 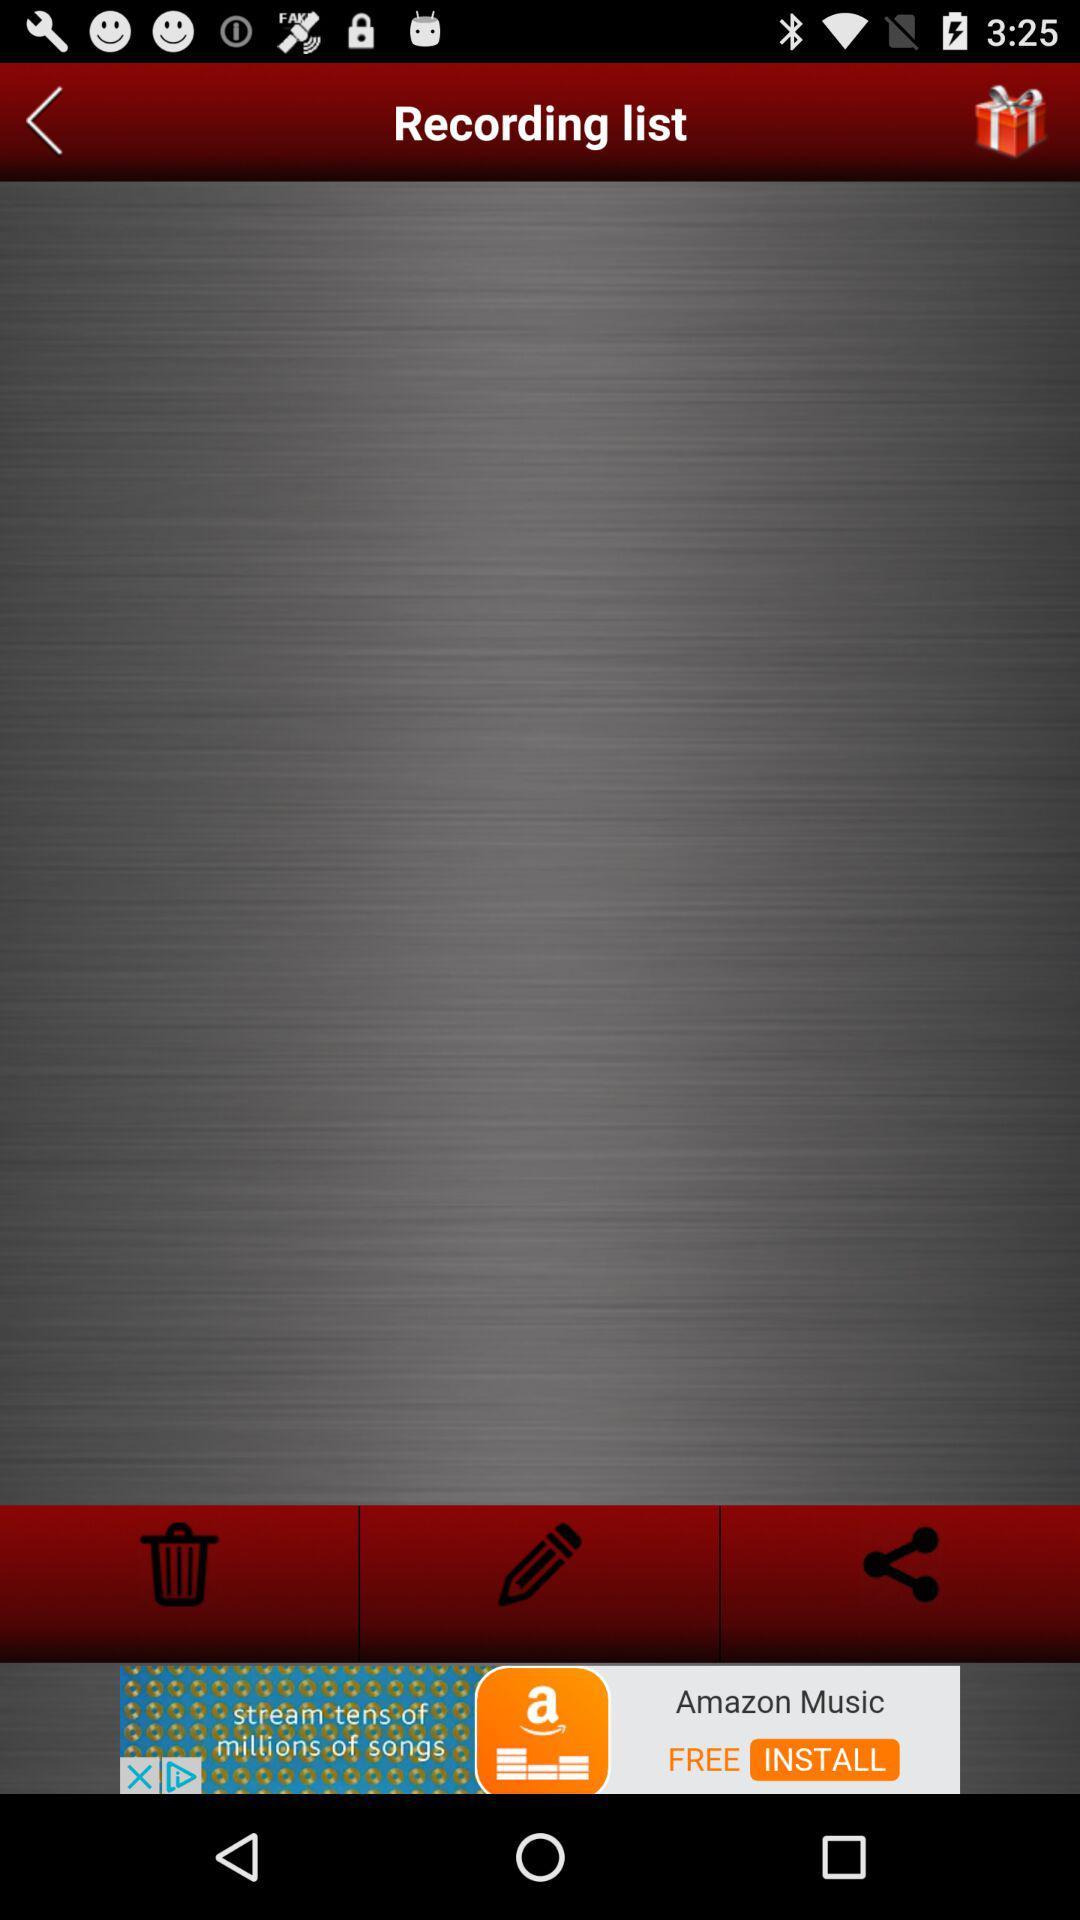 What do you see at coordinates (538, 1563) in the screenshot?
I see `edit description` at bounding box center [538, 1563].